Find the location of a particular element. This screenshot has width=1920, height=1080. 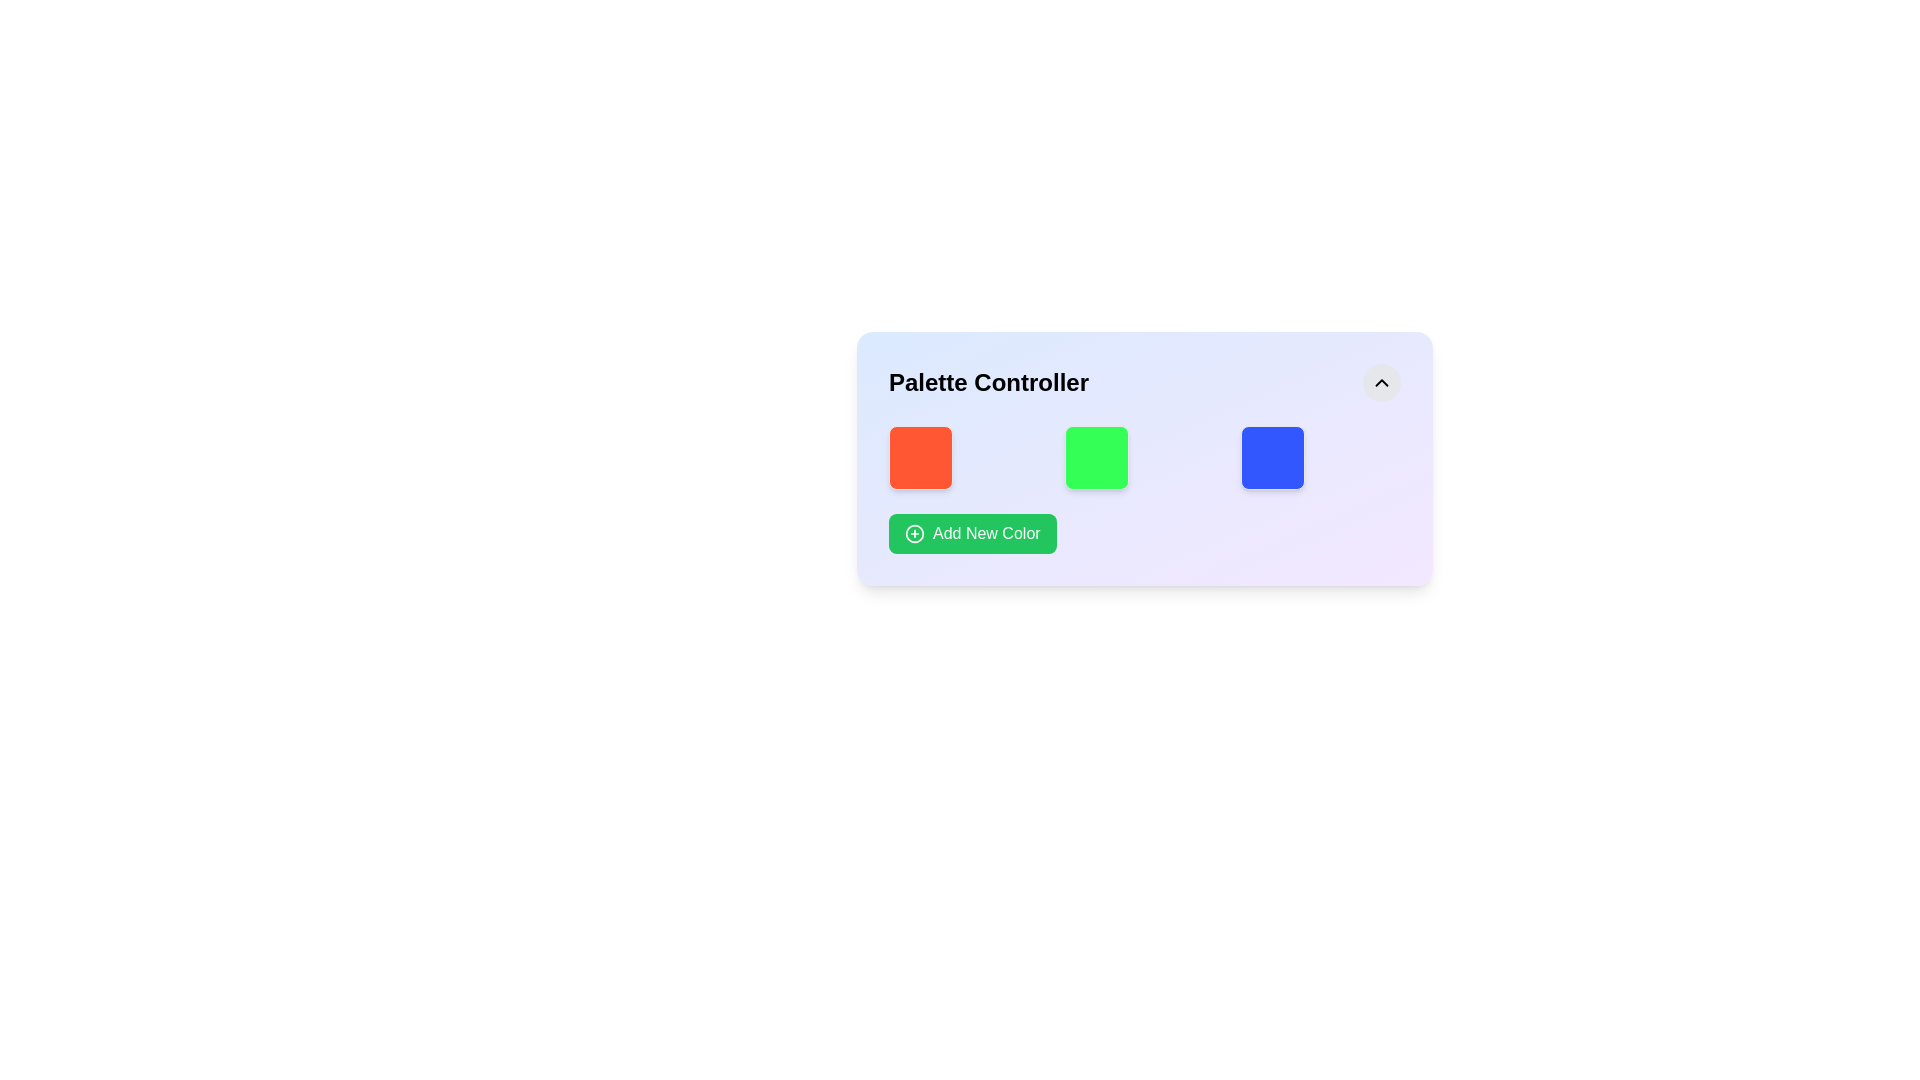

one of the colored blocks from the grid component located within the 'Palette Controller' is located at coordinates (1145, 458).